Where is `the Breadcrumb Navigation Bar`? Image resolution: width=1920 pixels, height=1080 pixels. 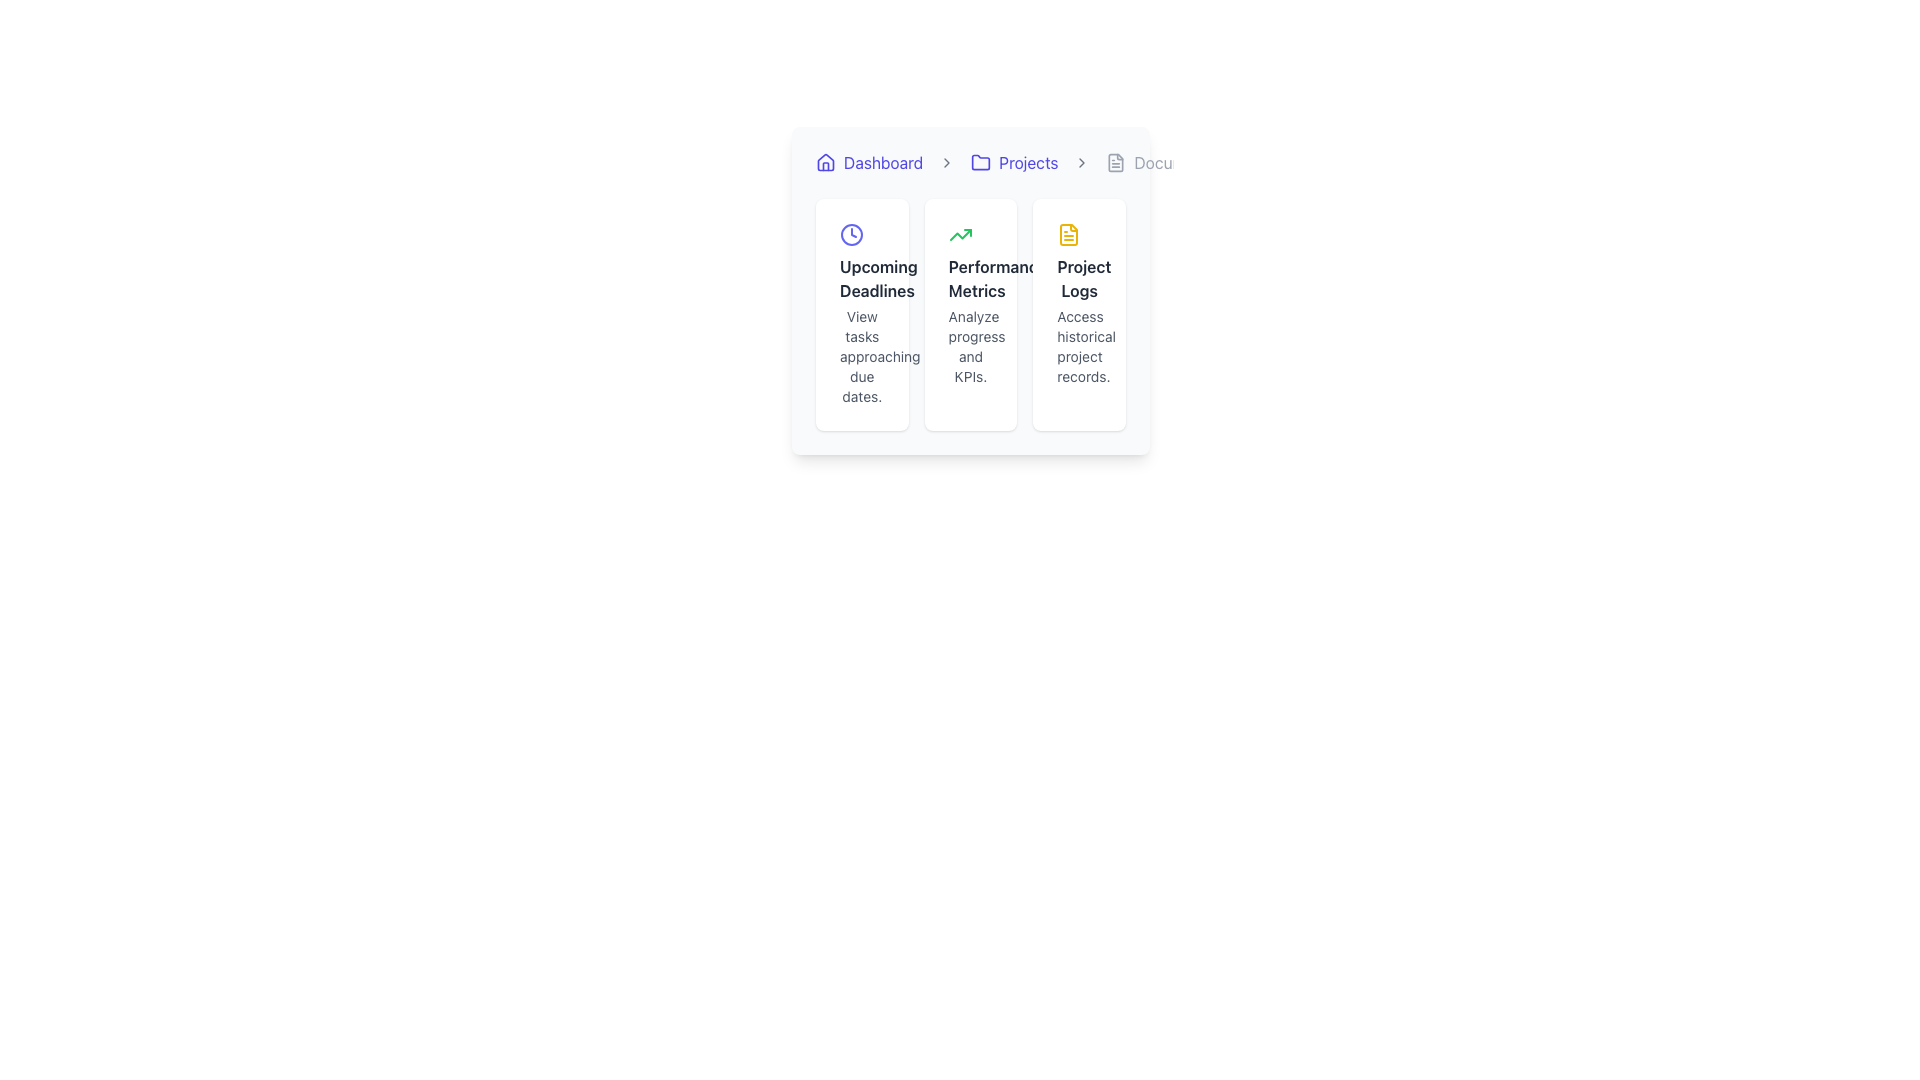 the Breadcrumb Navigation Bar is located at coordinates (970, 161).